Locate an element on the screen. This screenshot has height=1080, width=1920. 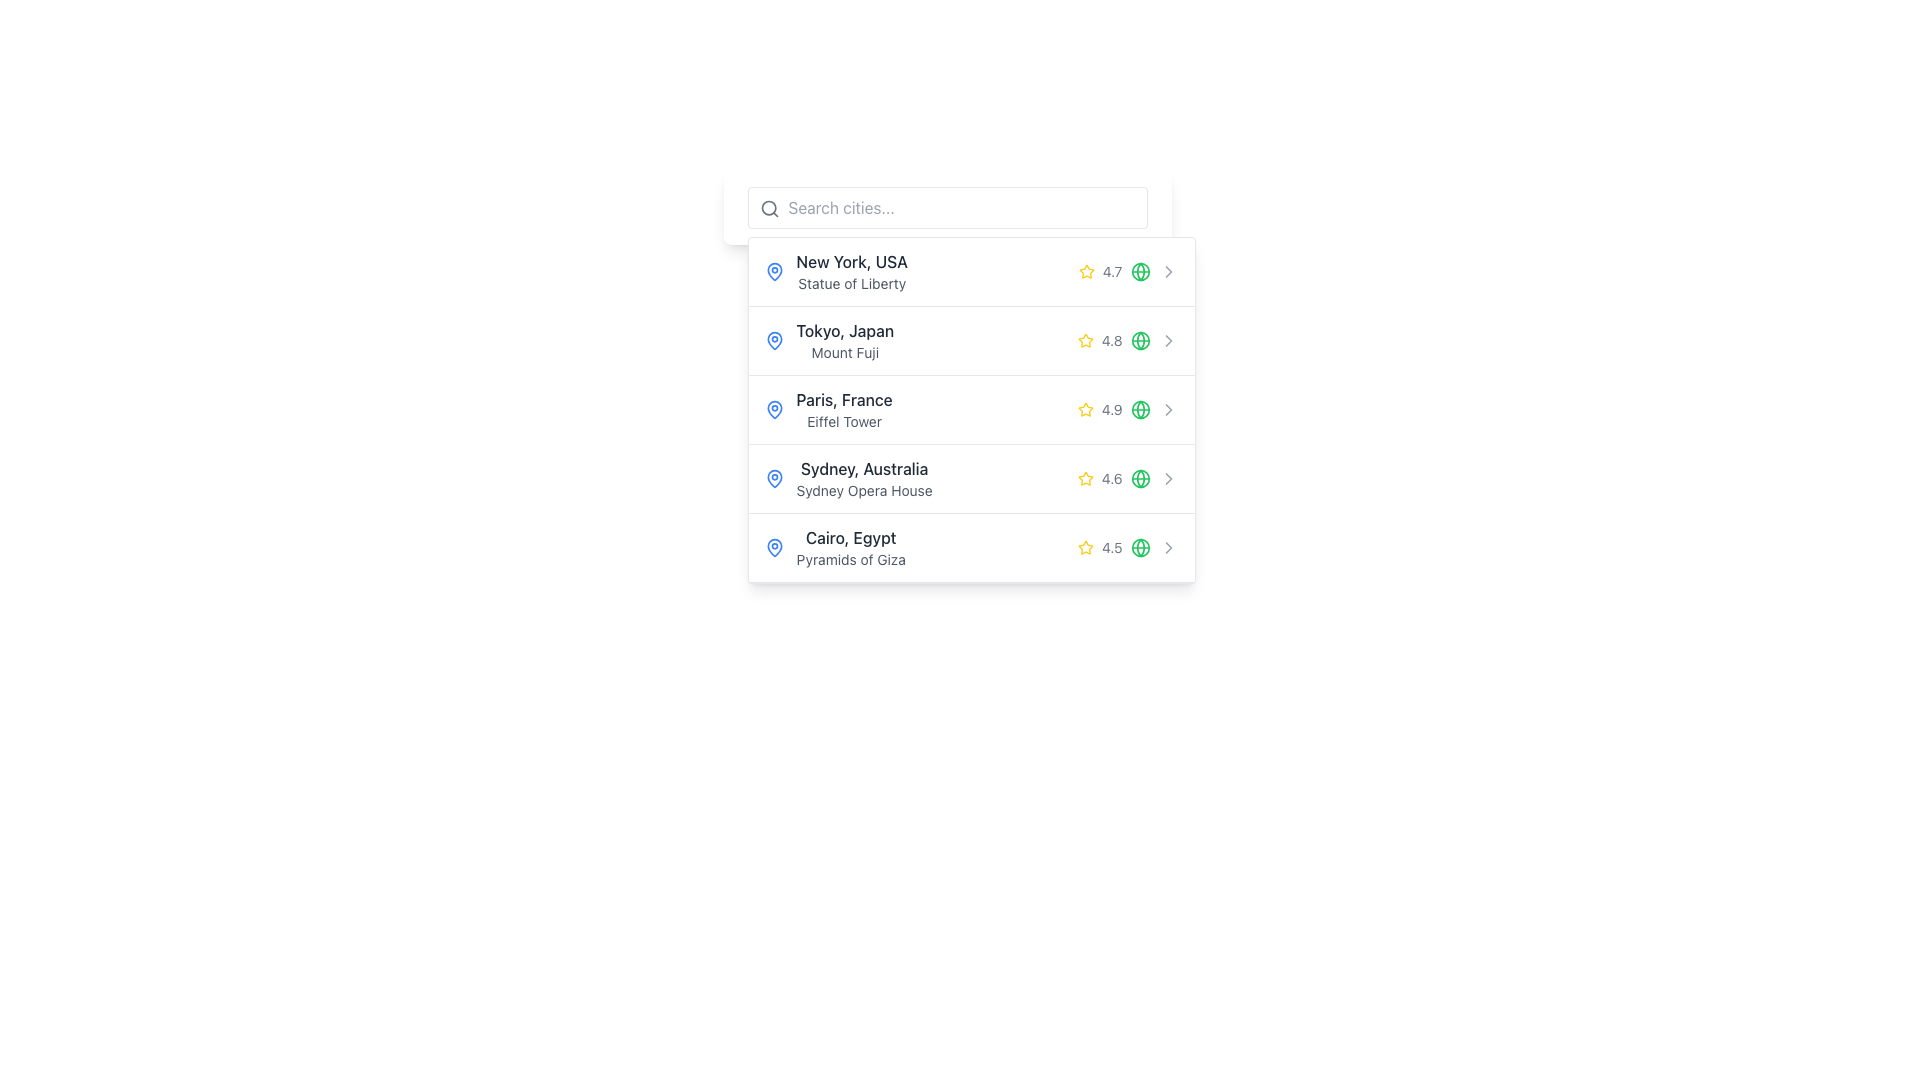
the navigation icon located in the row labeled 'Paris, France' is located at coordinates (1168, 408).